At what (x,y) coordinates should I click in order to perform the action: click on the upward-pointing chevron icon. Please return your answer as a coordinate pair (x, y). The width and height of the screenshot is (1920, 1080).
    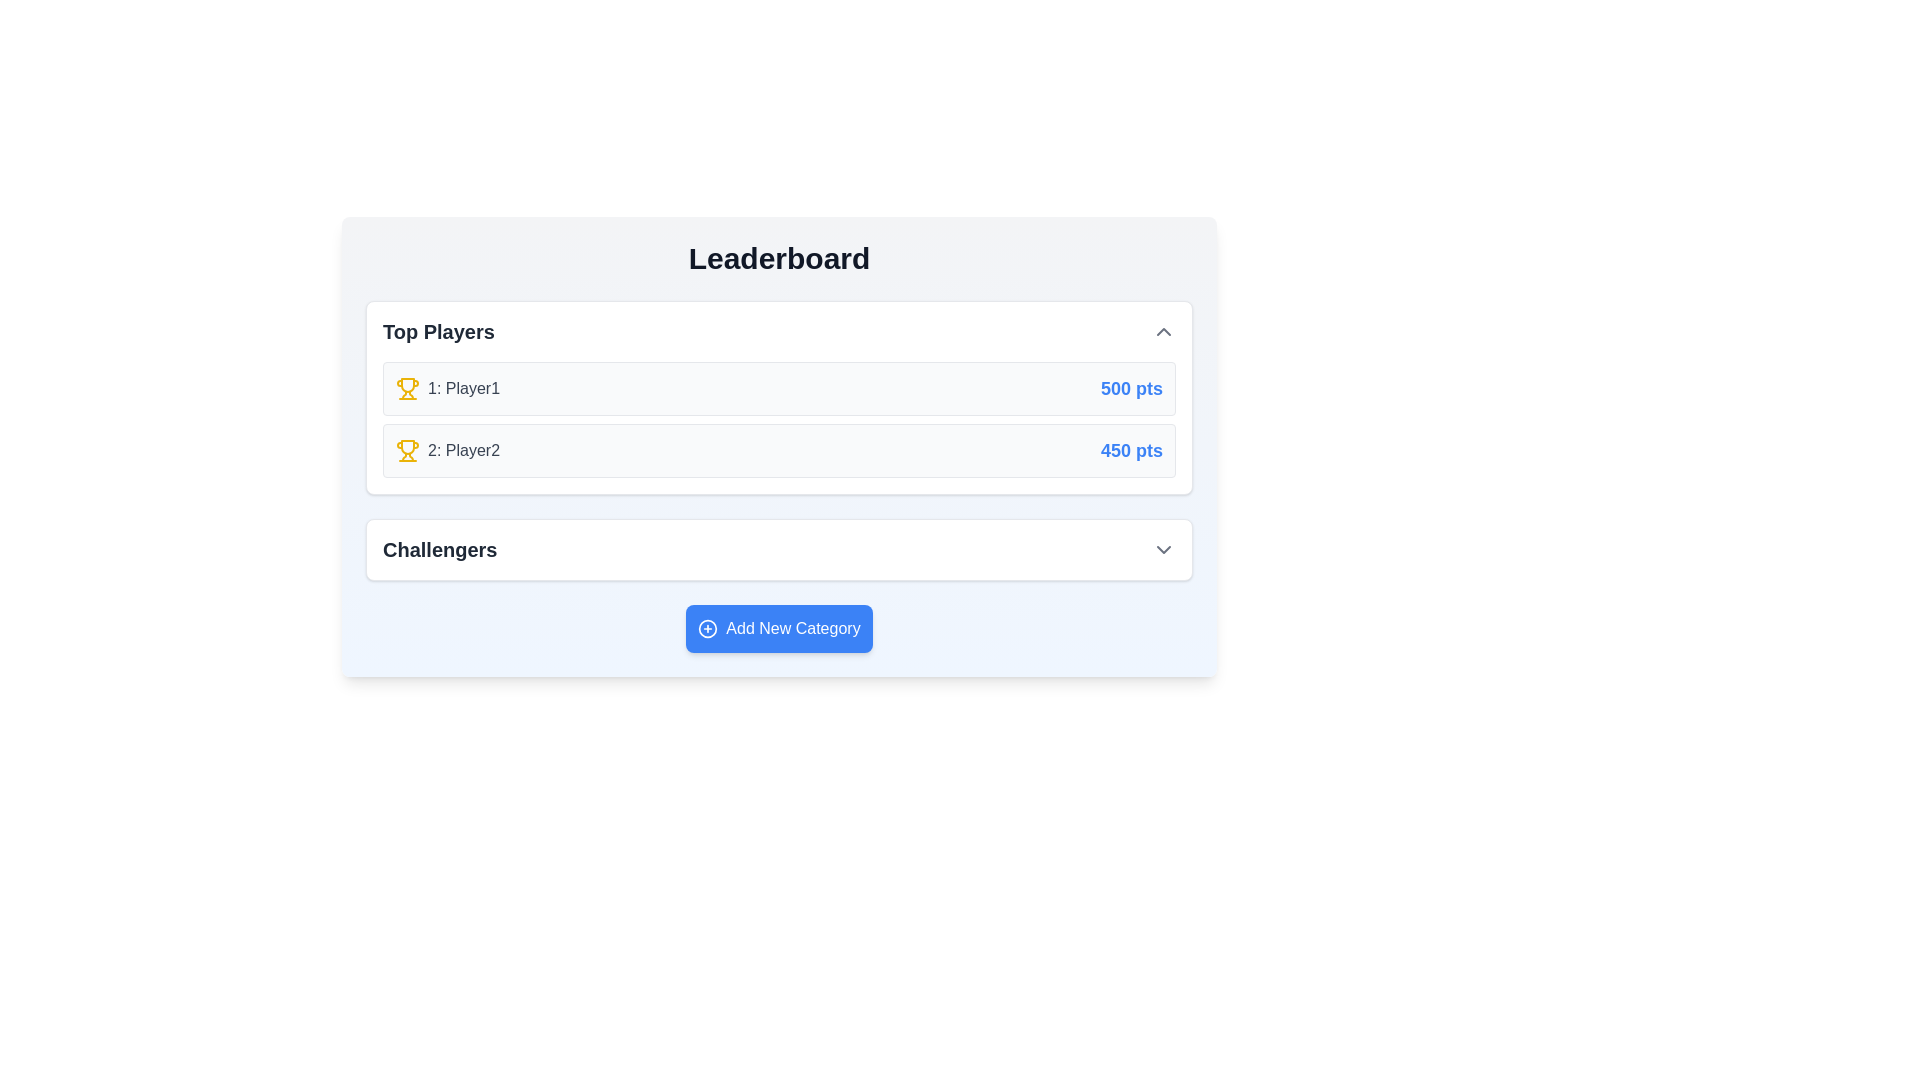
    Looking at the image, I should click on (1163, 330).